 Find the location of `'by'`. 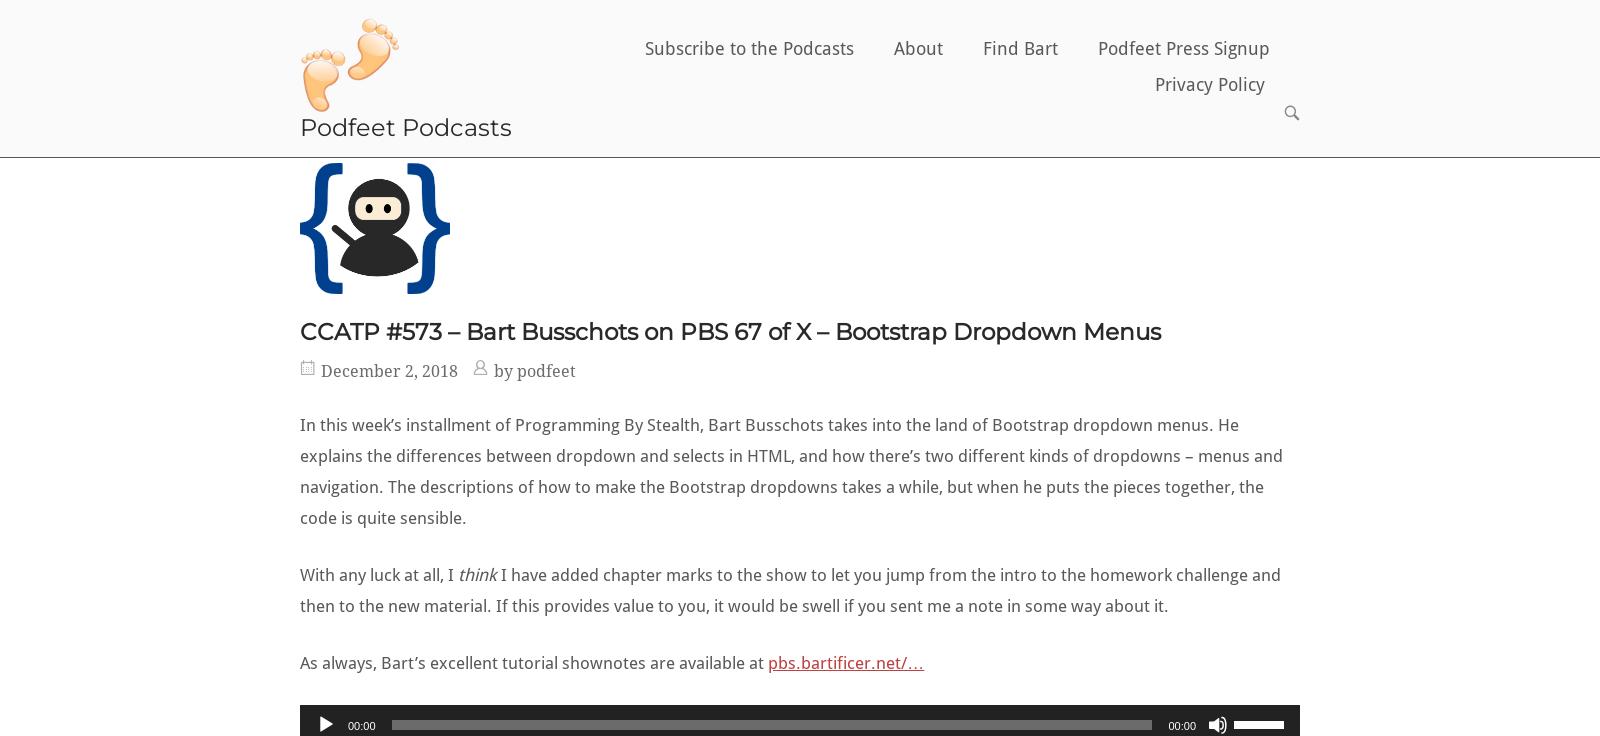

'by' is located at coordinates (504, 370).